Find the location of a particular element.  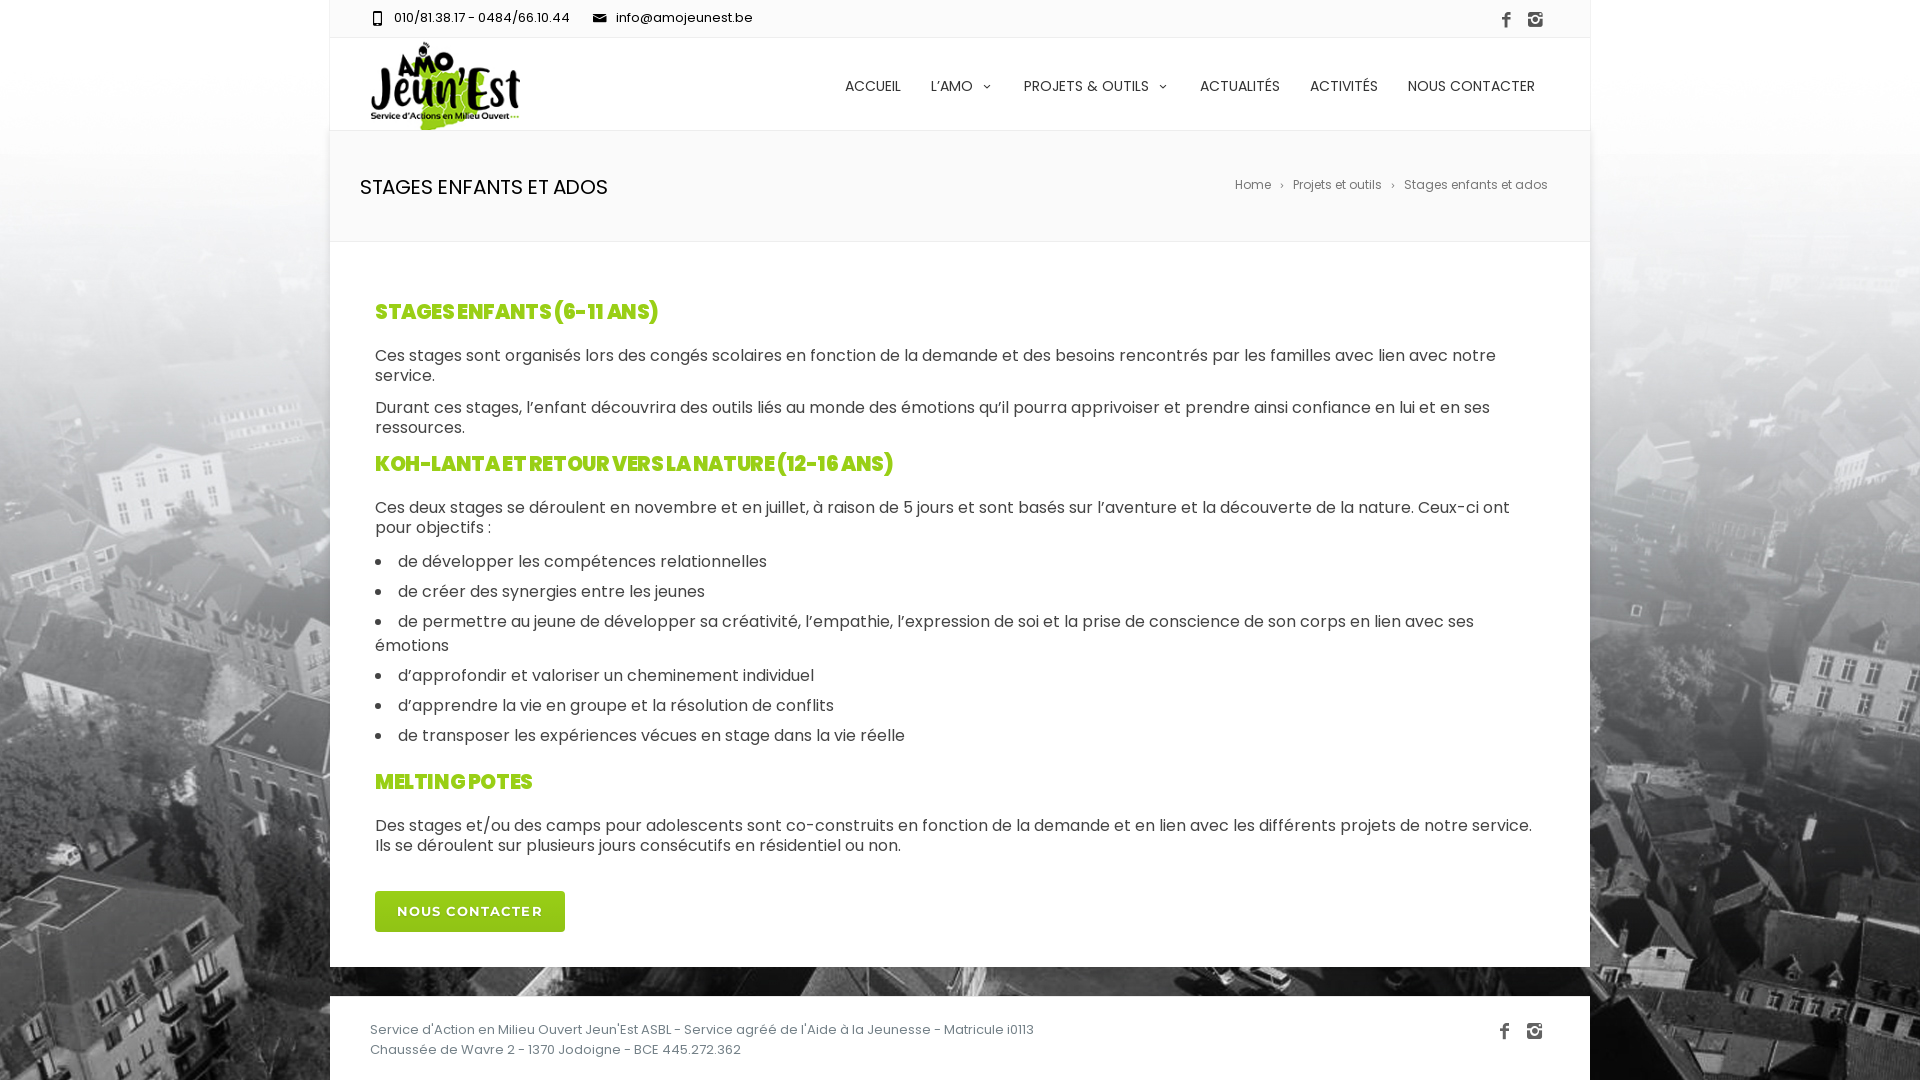

'Home' is located at coordinates (1260, 185).